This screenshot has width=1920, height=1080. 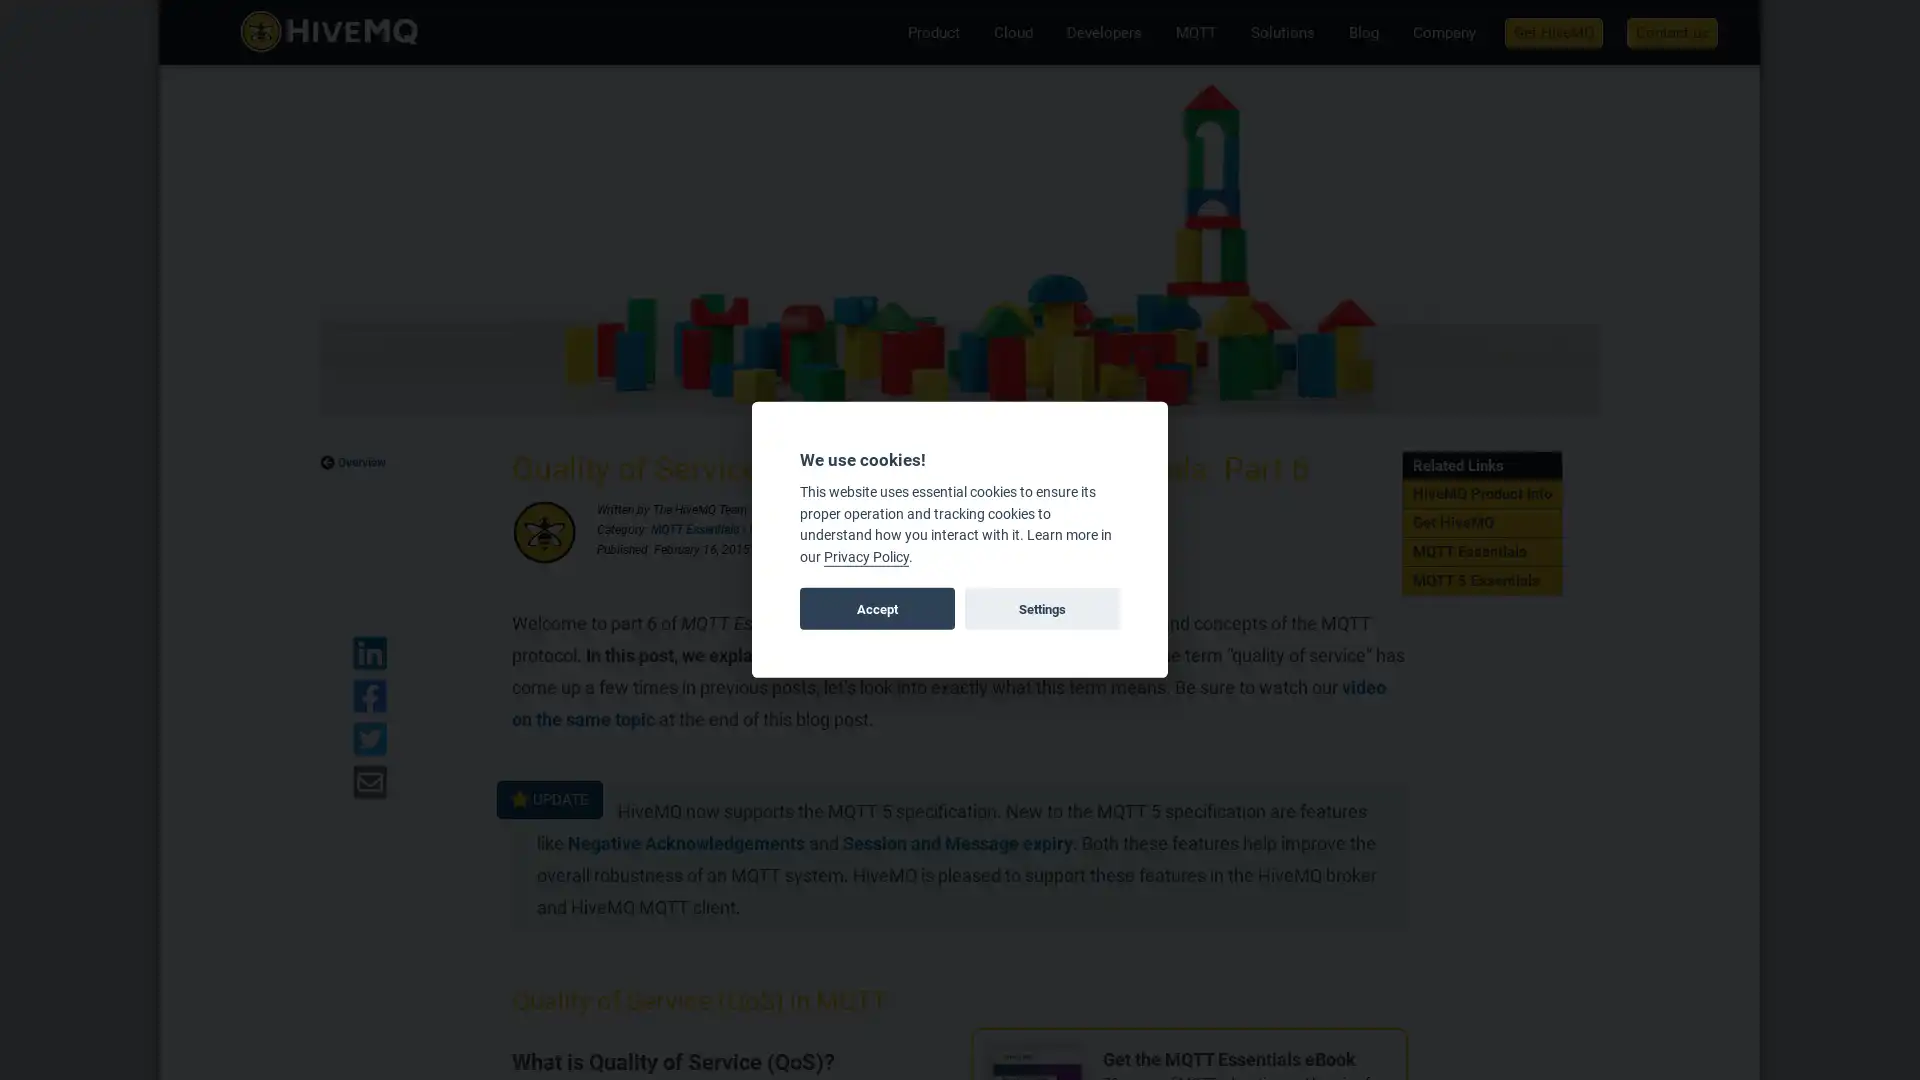 I want to click on Accept, so click(x=877, y=608).